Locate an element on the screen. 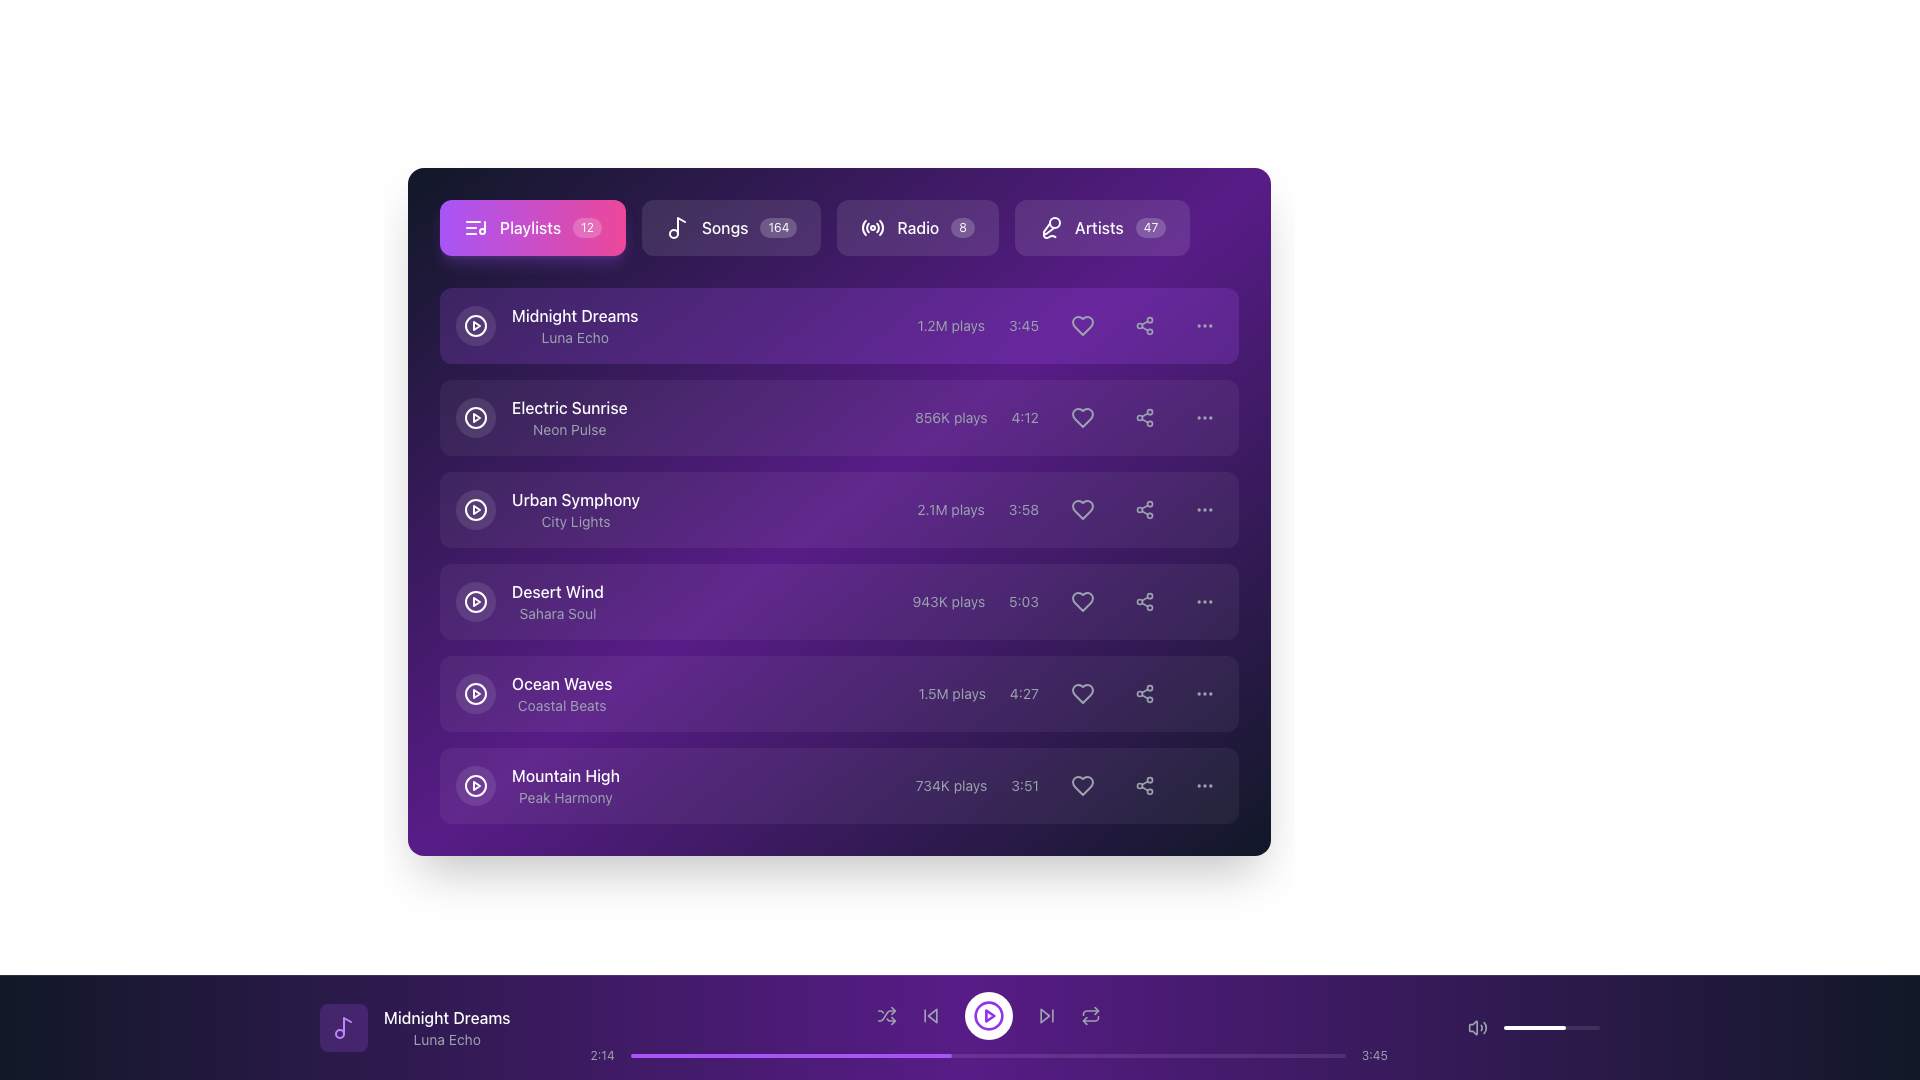  the progress bar located at the bottom right section of the interface is located at coordinates (1550, 1028).